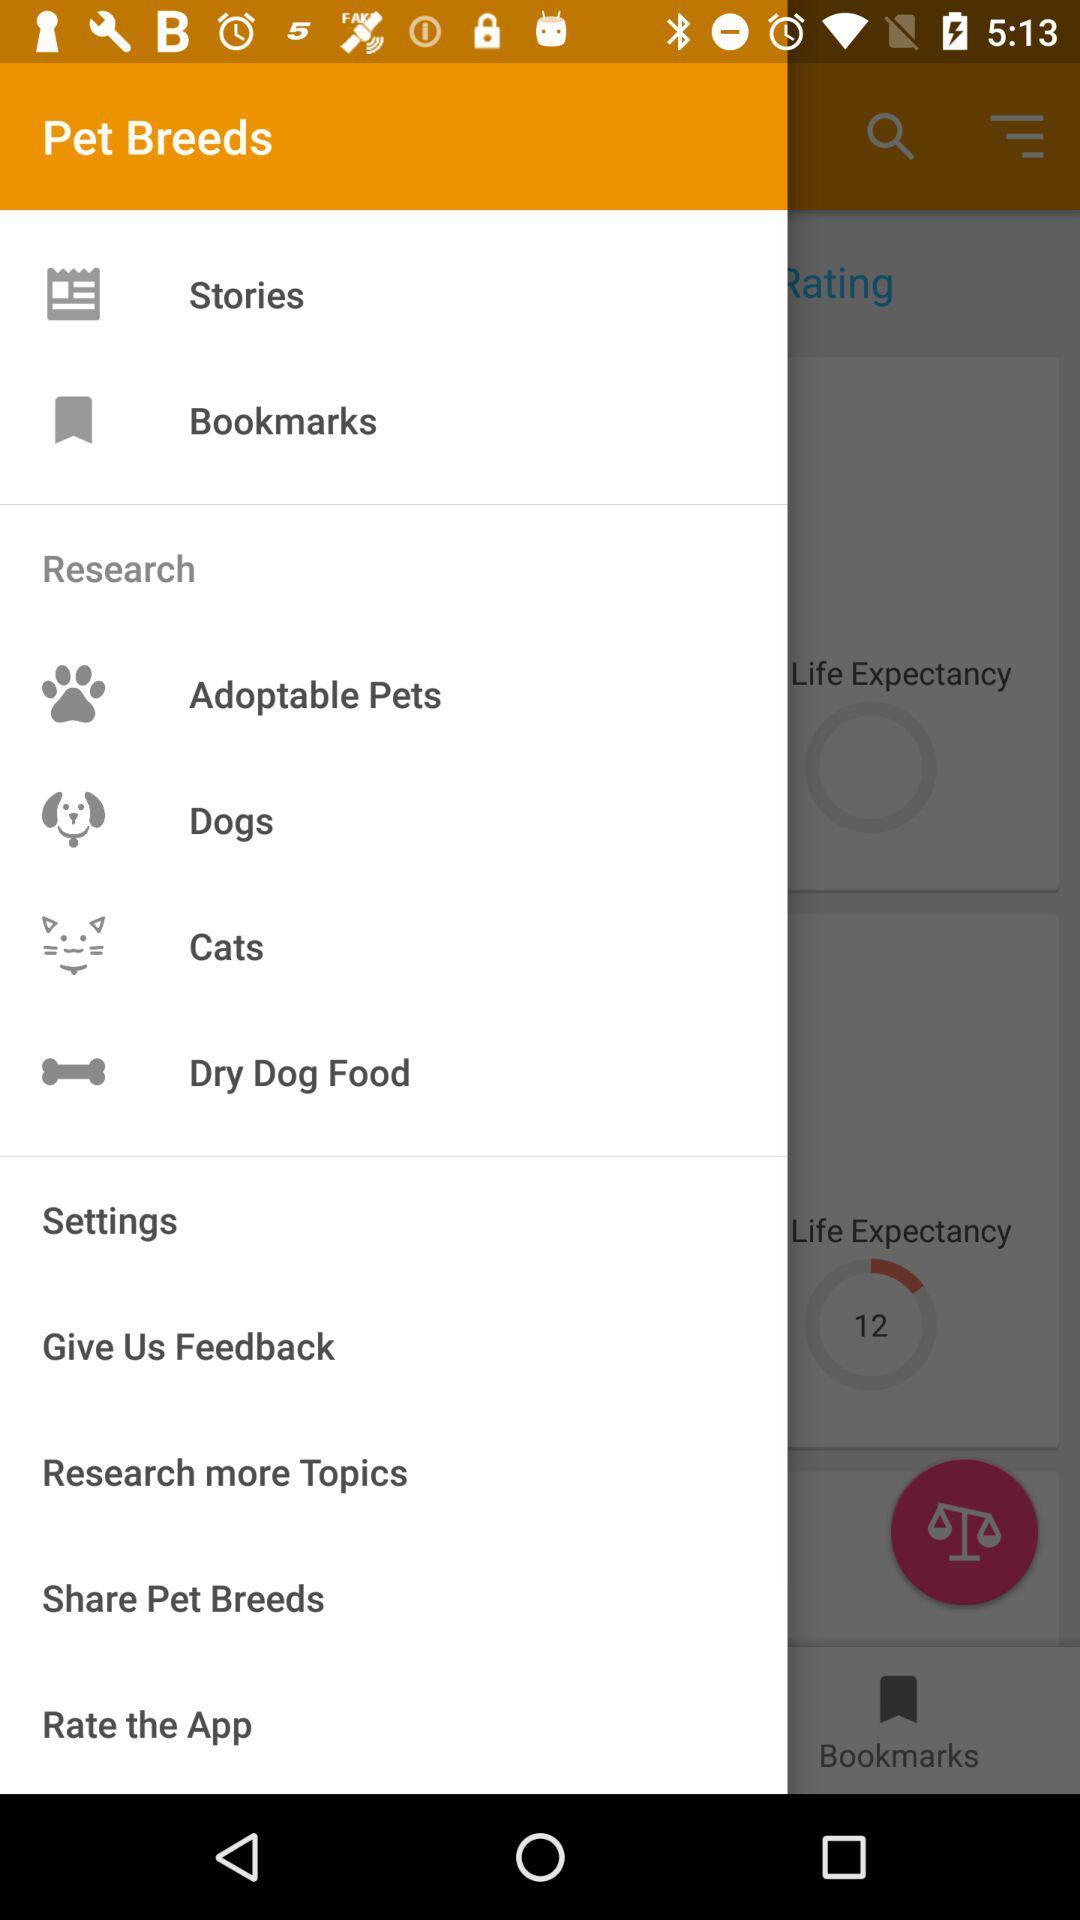  What do you see at coordinates (72, 1070) in the screenshot?
I see `the image which is left side of dry dog food` at bounding box center [72, 1070].